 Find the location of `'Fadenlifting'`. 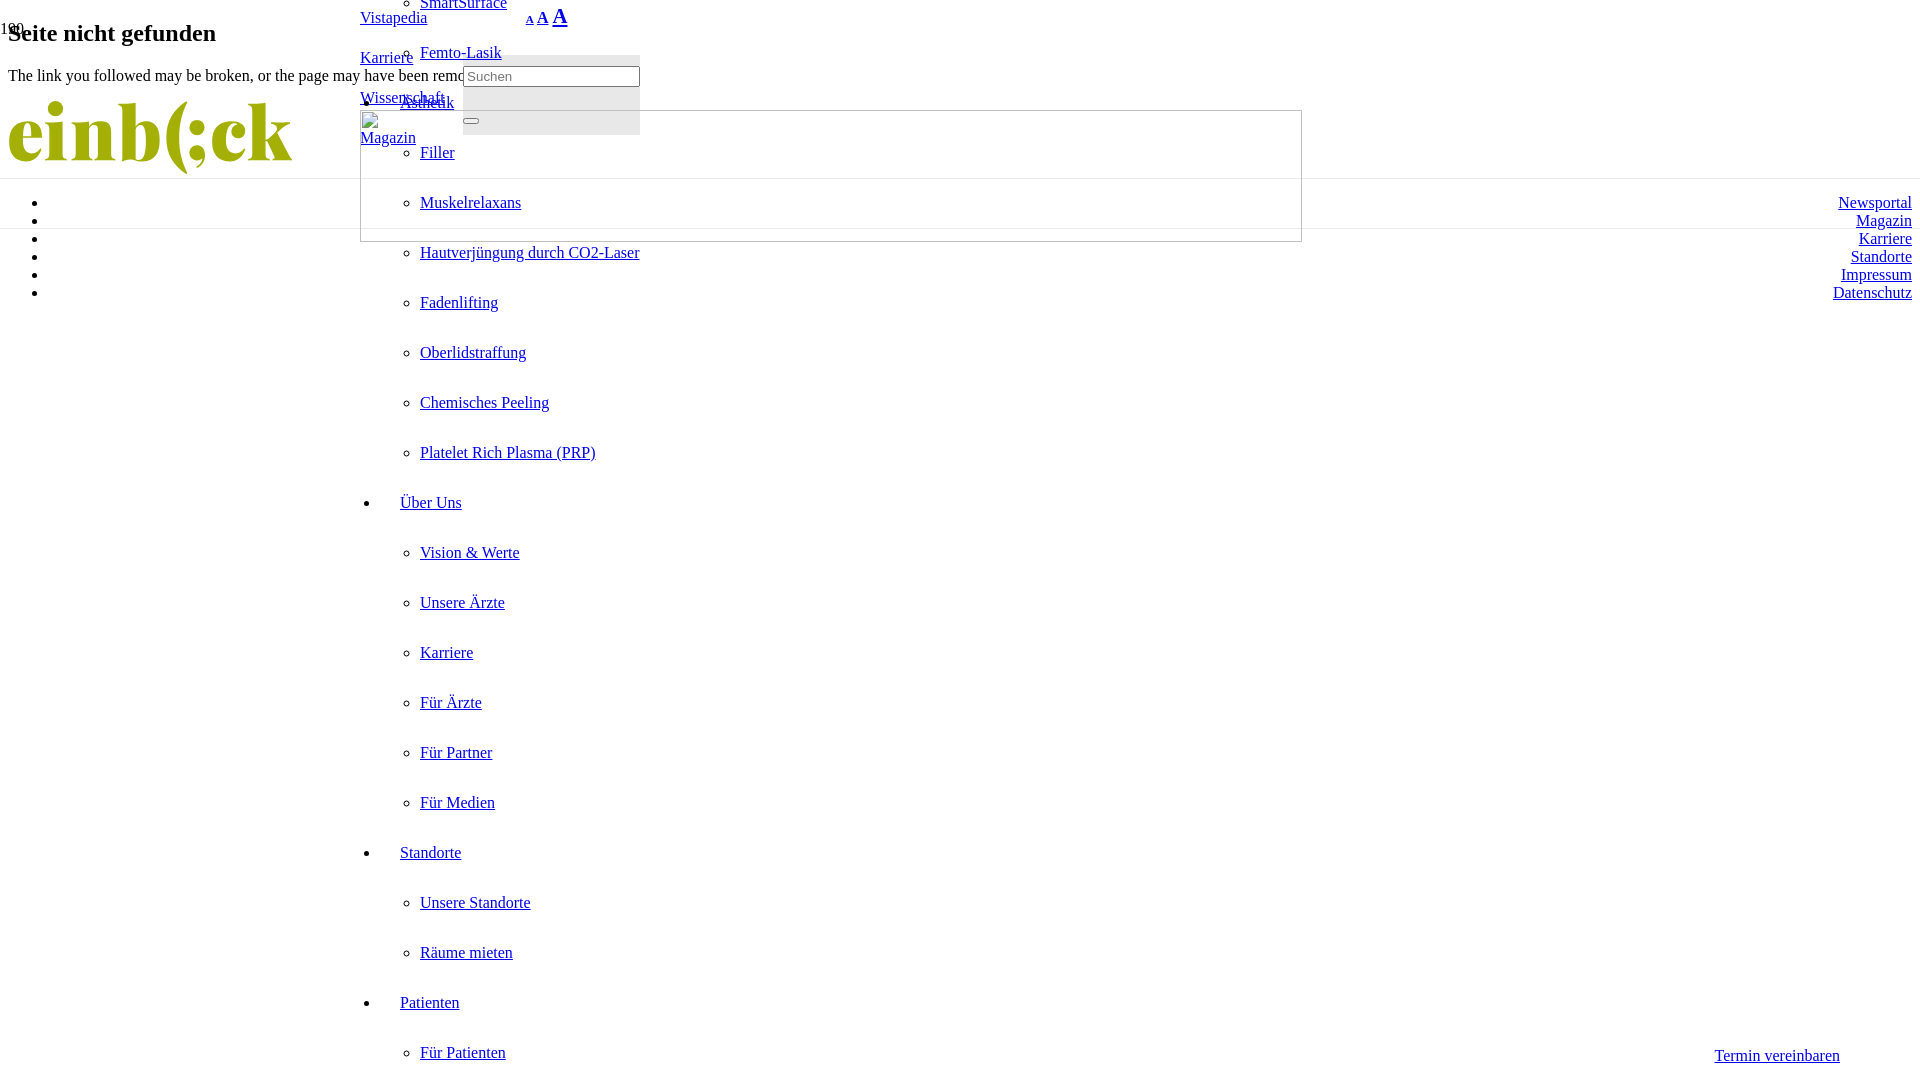

'Fadenlifting' is located at coordinates (419, 302).